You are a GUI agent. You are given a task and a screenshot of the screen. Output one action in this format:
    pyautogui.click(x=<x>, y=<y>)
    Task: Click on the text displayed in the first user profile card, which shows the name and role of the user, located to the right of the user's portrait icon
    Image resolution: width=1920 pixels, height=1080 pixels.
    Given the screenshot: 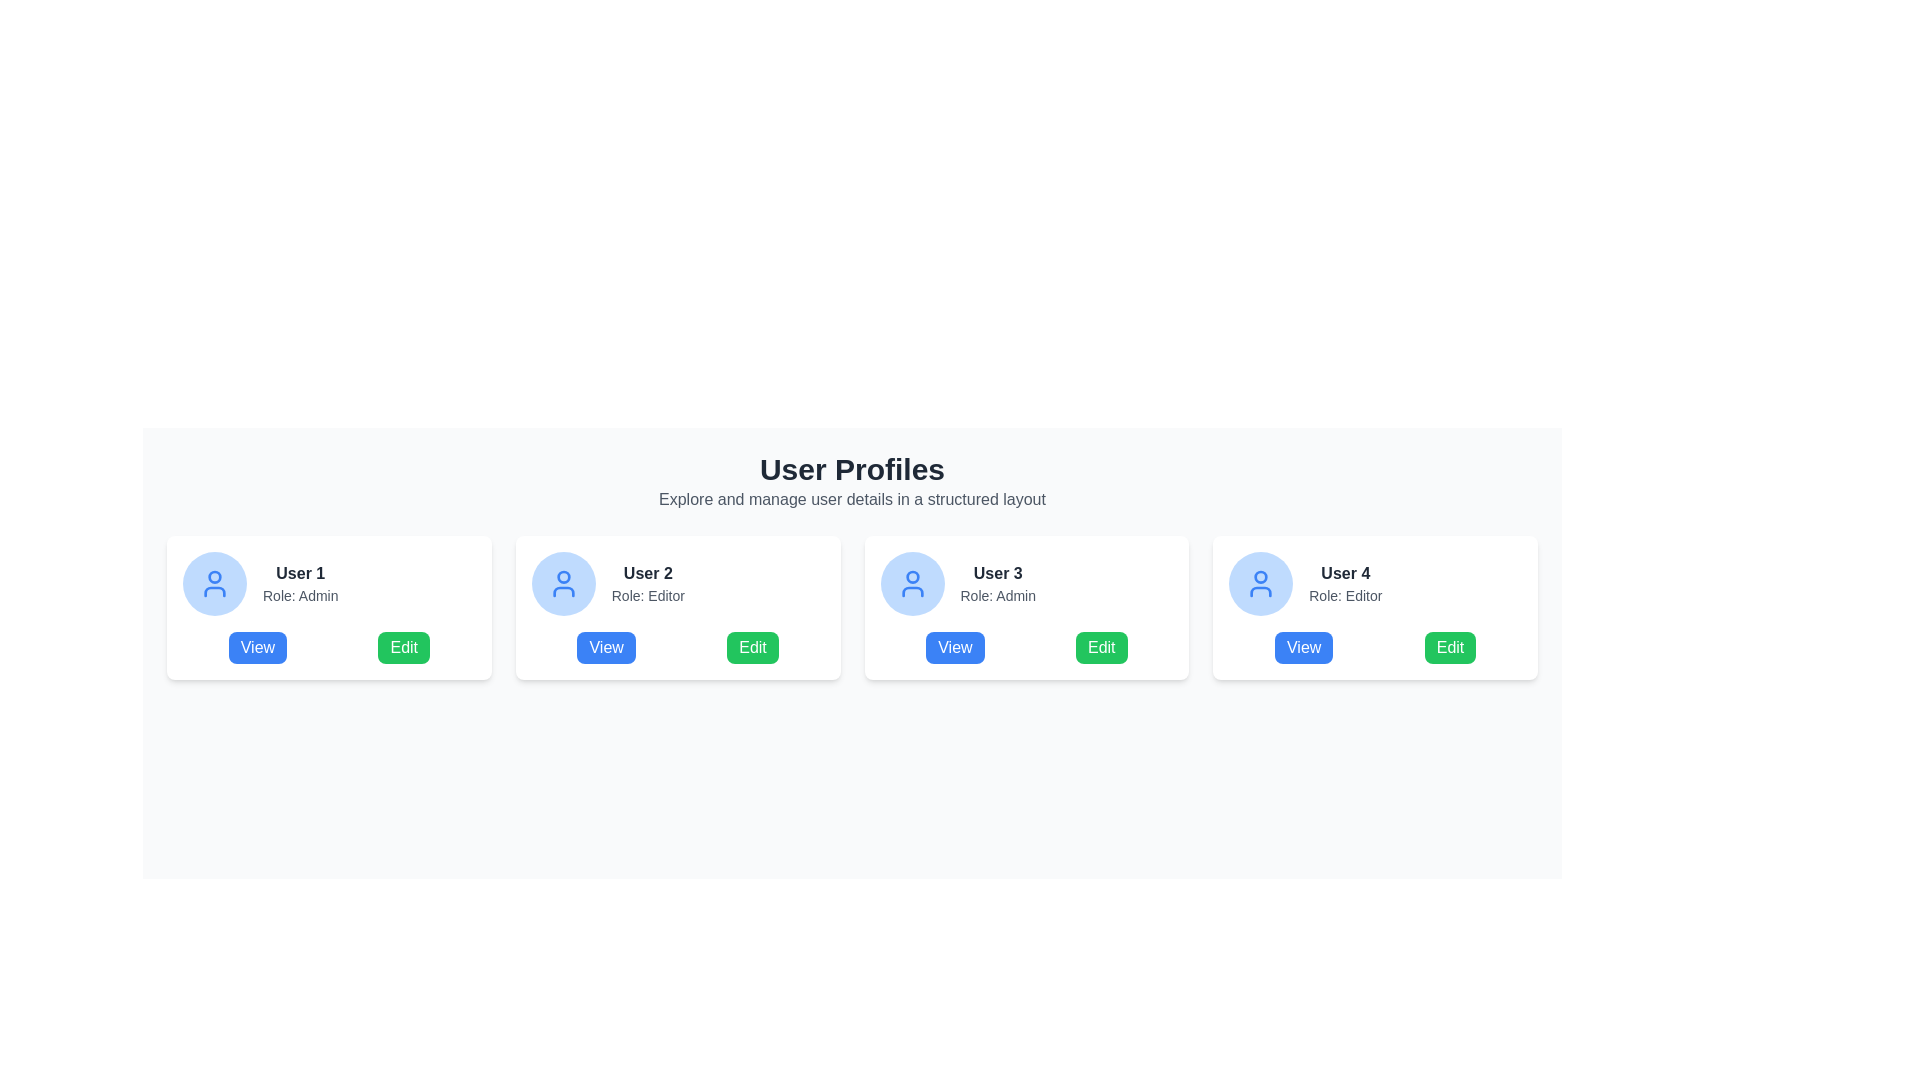 What is the action you would take?
    pyautogui.click(x=299, y=583)
    